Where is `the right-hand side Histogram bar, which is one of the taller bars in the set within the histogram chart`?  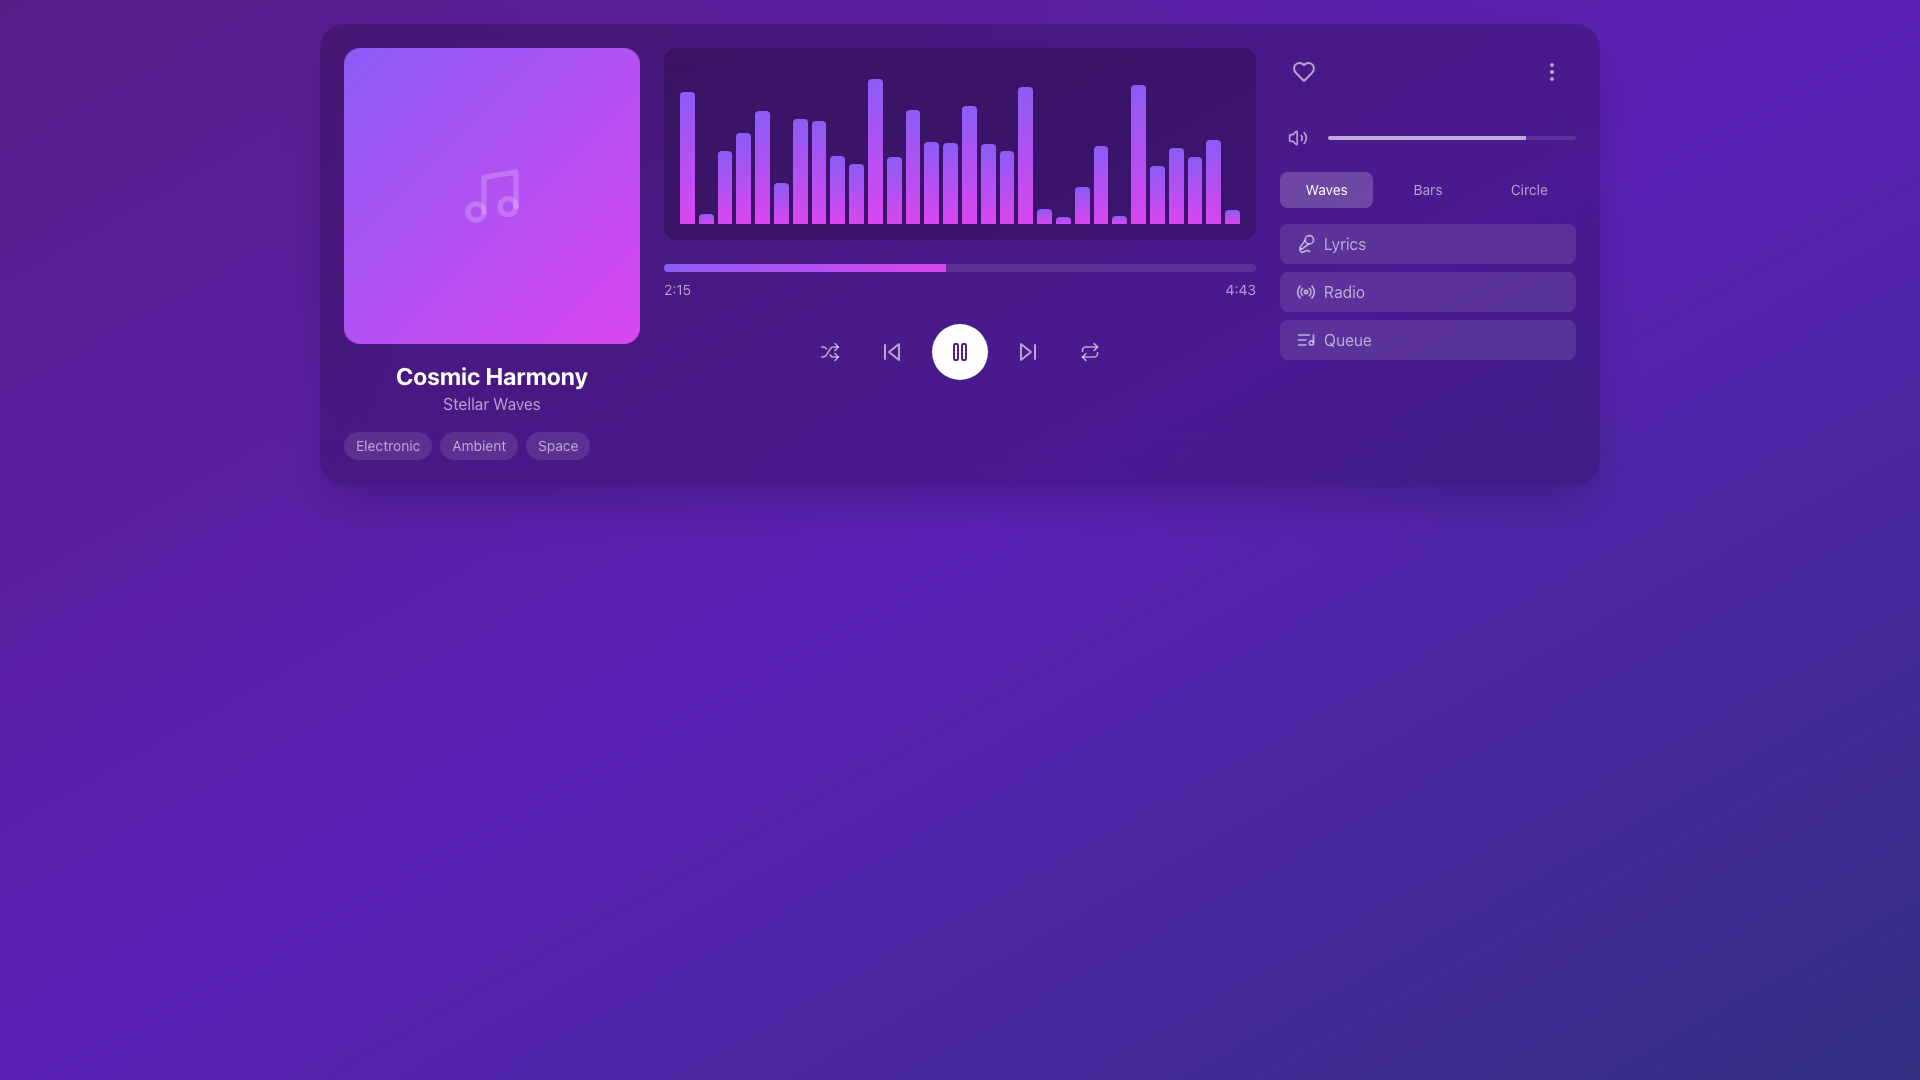 the right-hand side Histogram bar, which is one of the taller bars in the set within the histogram chart is located at coordinates (1138, 153).